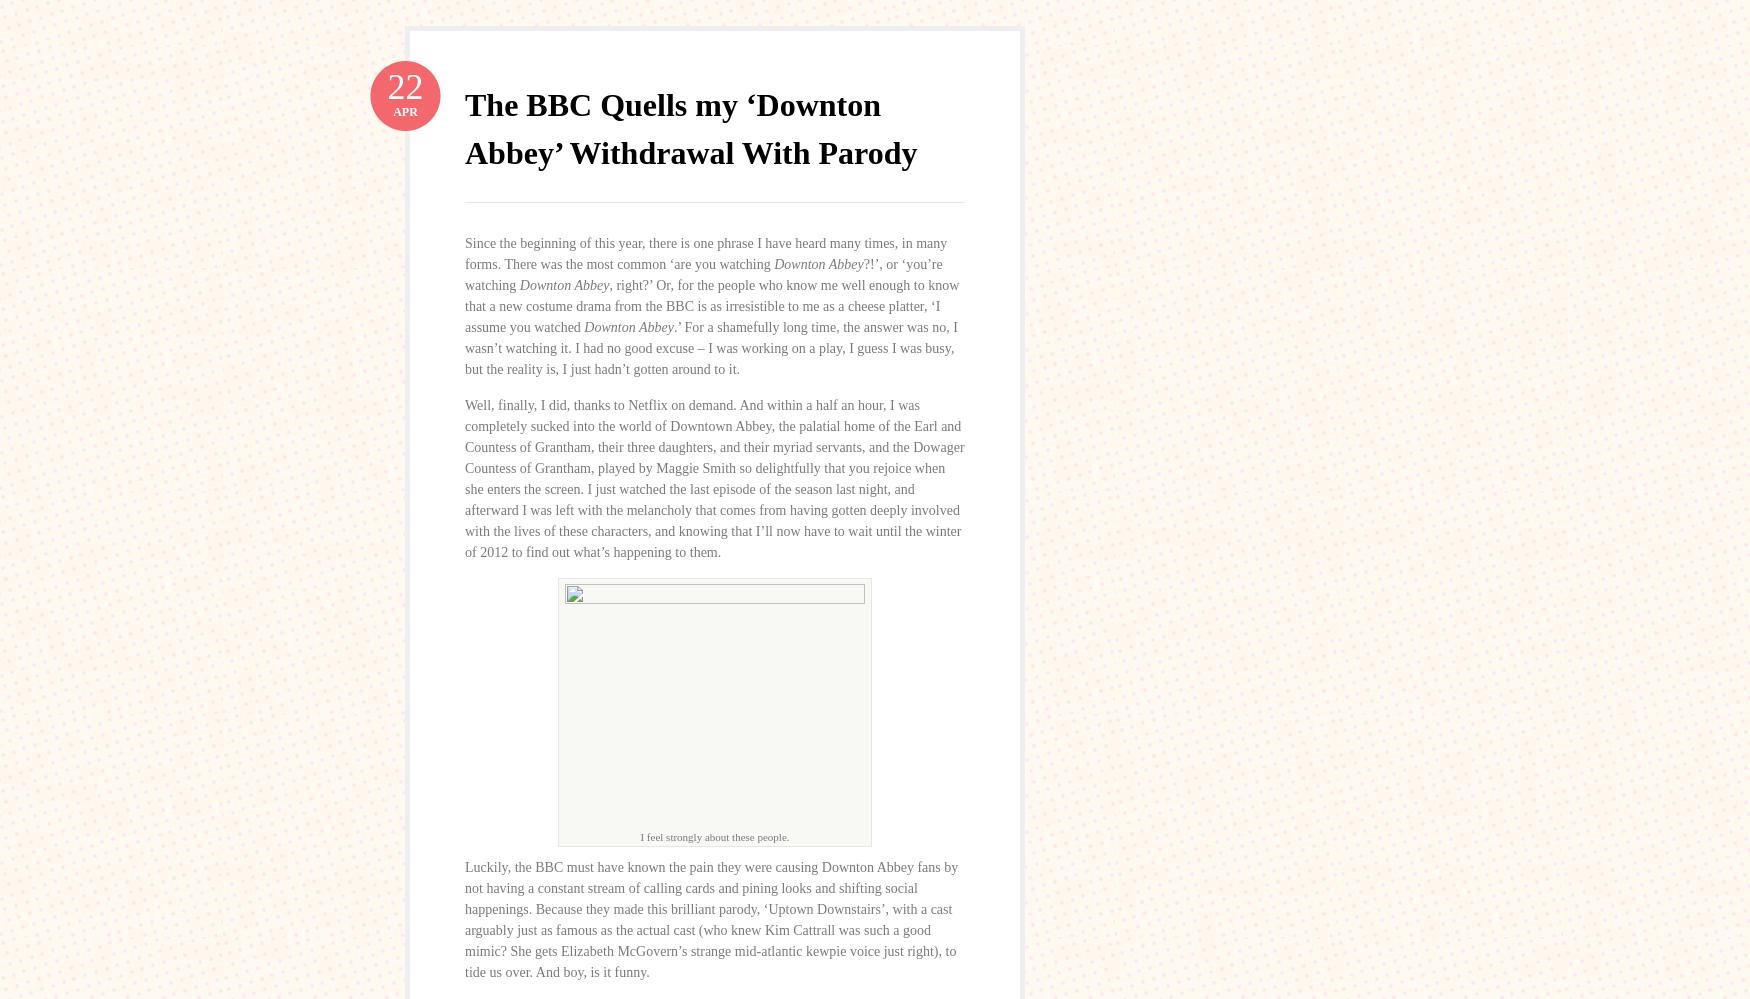  What do you see at coordinates (464, 347) in the screenshot?
I see `'.’ For a shamefully long time, the answer was no, I wasn’t watching it. I had no good excuse – I was working on a play, I guess I was busy, but the reality is, I just hadn’t gotten around to it.'` at bounding box center [464, 347].